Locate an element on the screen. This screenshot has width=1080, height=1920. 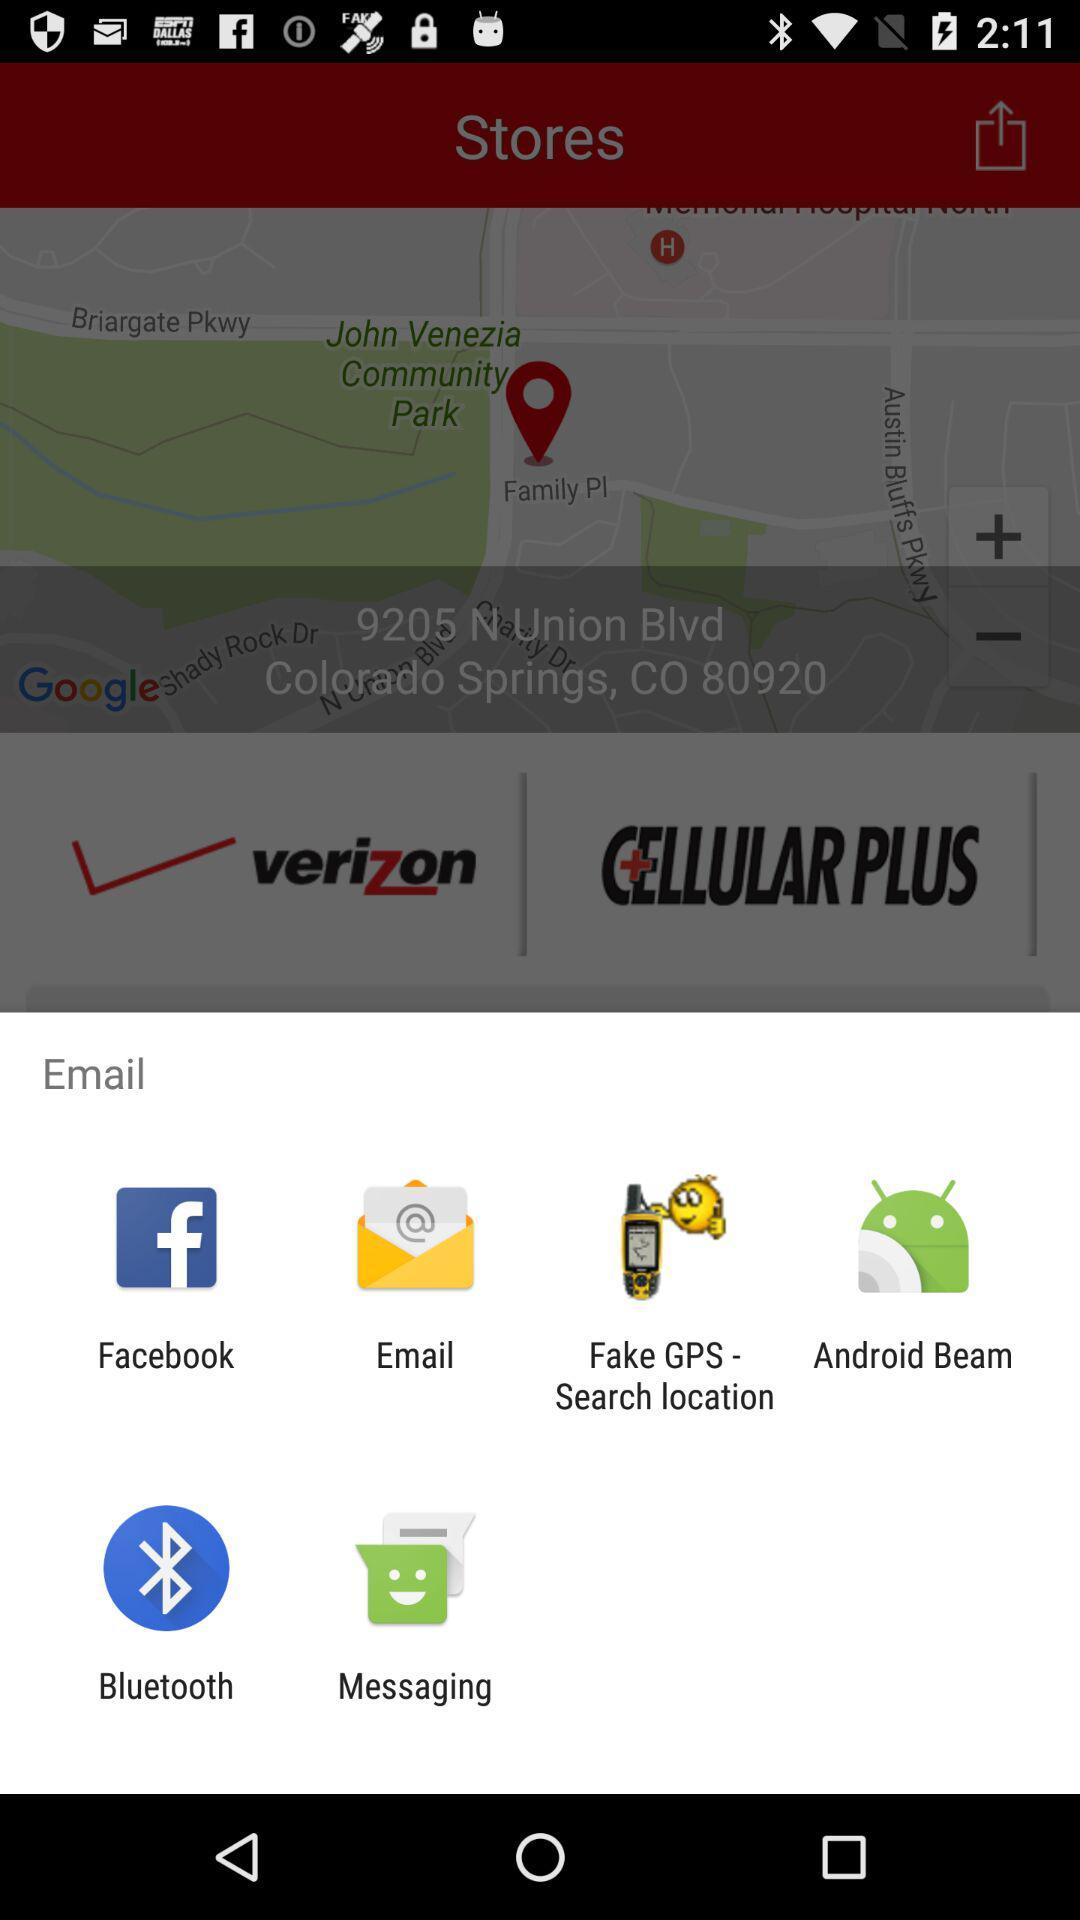
the fake gps search icon is located at coordinates (664, 1374).